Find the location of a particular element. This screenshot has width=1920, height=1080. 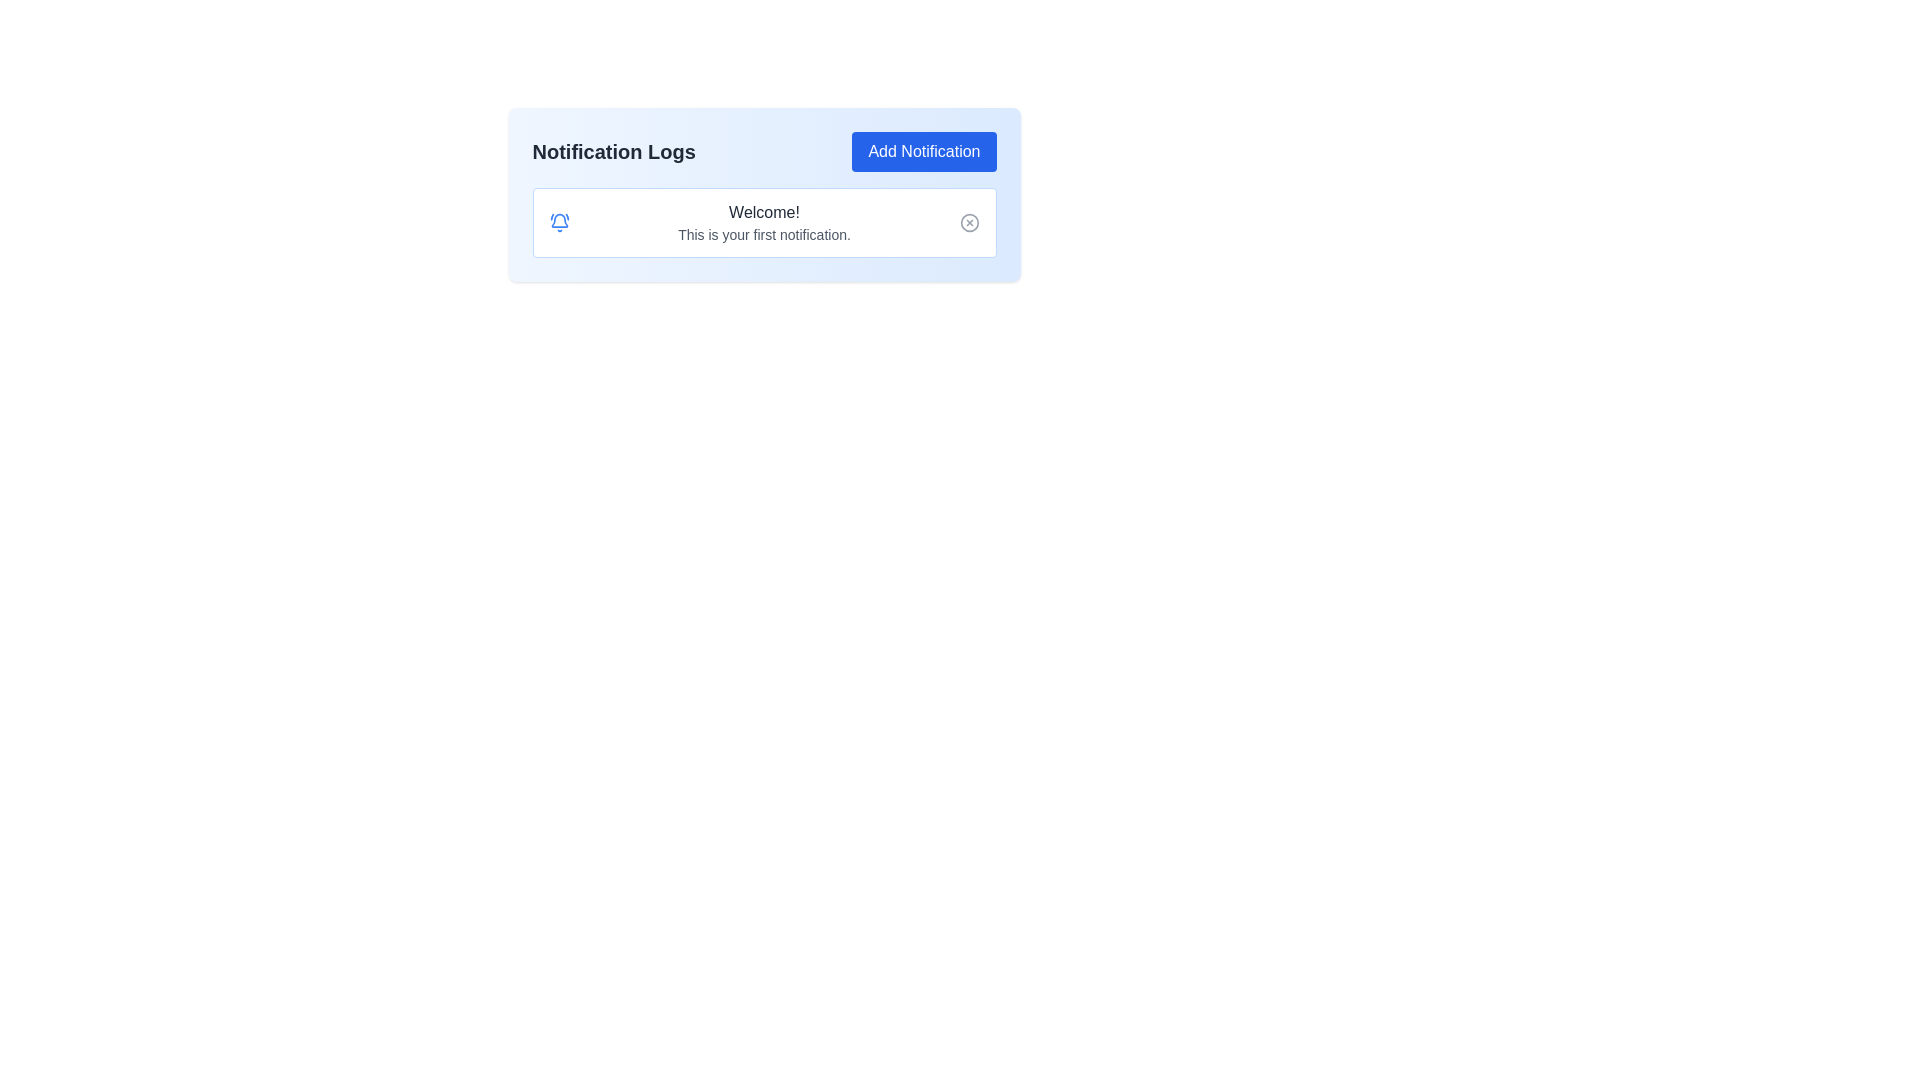

the bell icon located at the top-left corner of the notification box, which serves as a visual indicator for notifications is located at coordinates (559, 223).